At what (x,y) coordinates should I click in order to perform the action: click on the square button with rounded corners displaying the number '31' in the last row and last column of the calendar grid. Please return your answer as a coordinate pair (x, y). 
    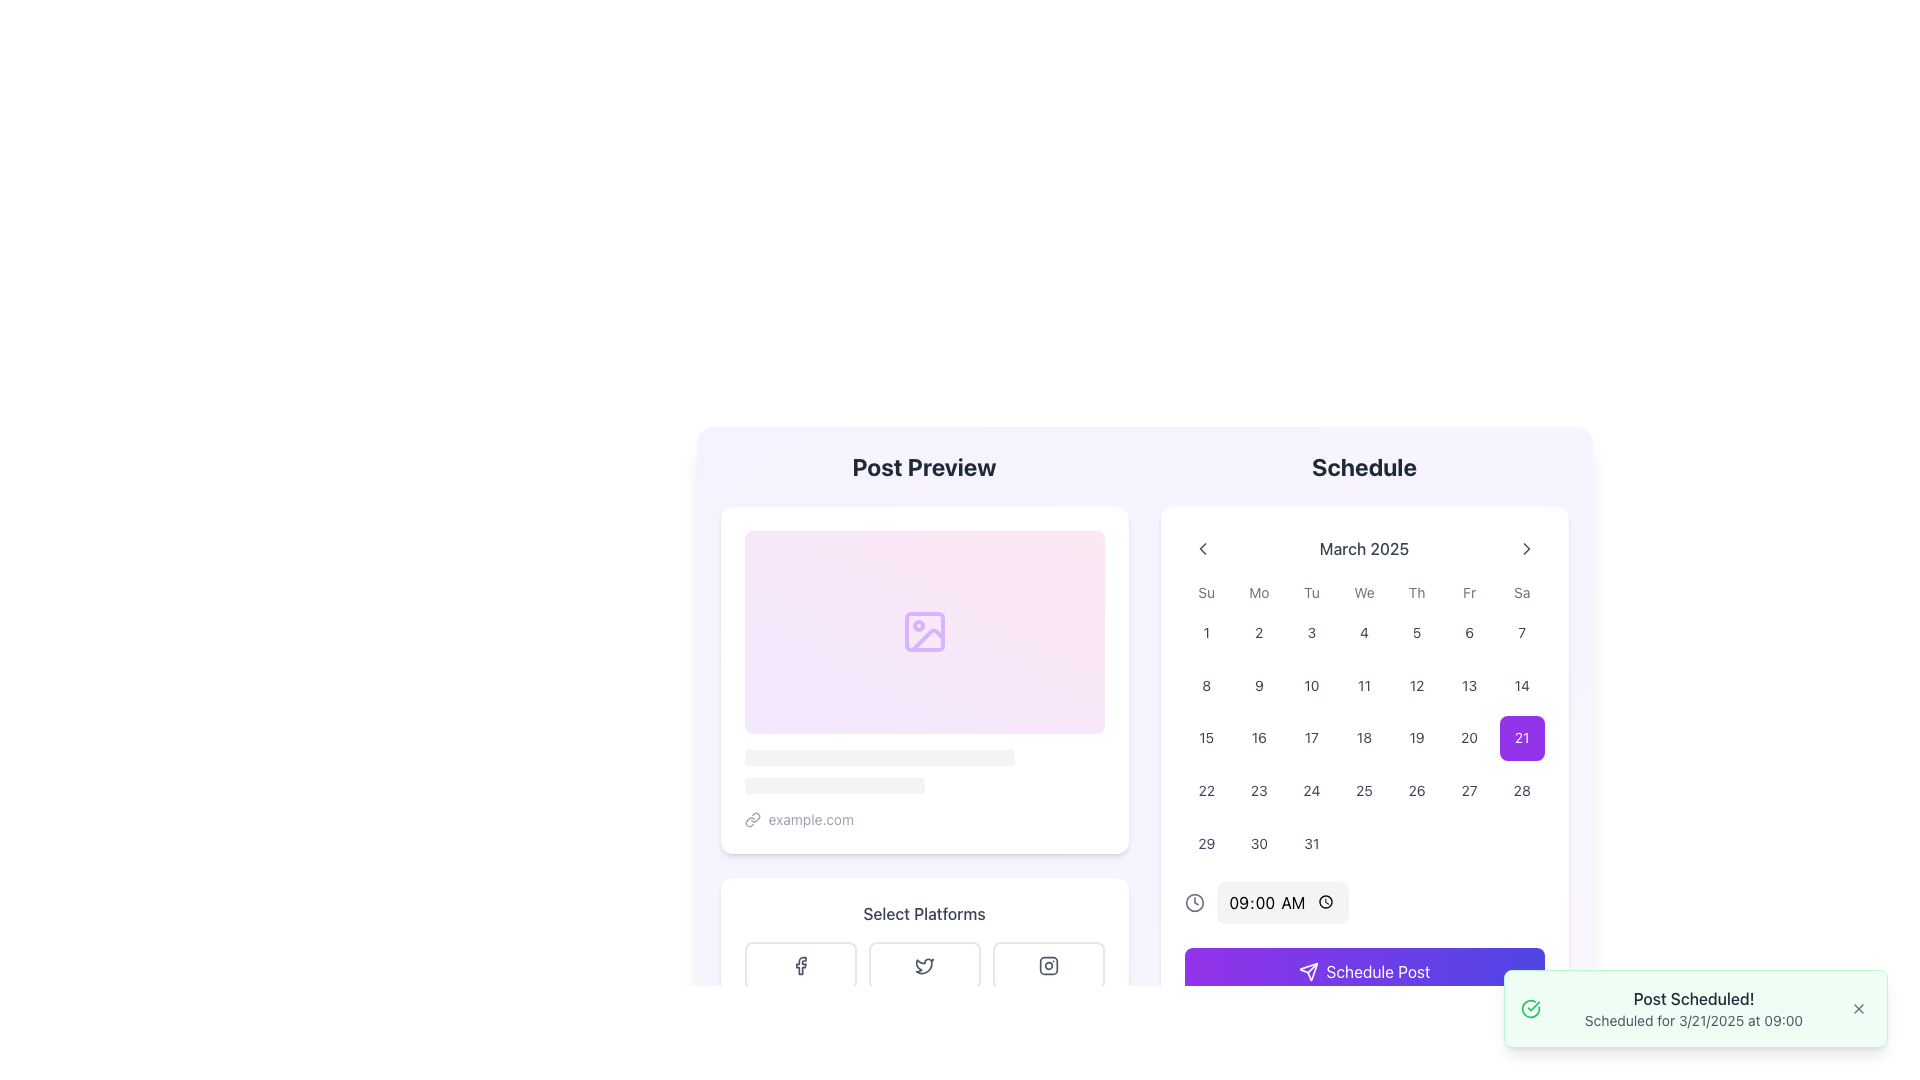
    Looking at the image, I should click on (1311, 843).